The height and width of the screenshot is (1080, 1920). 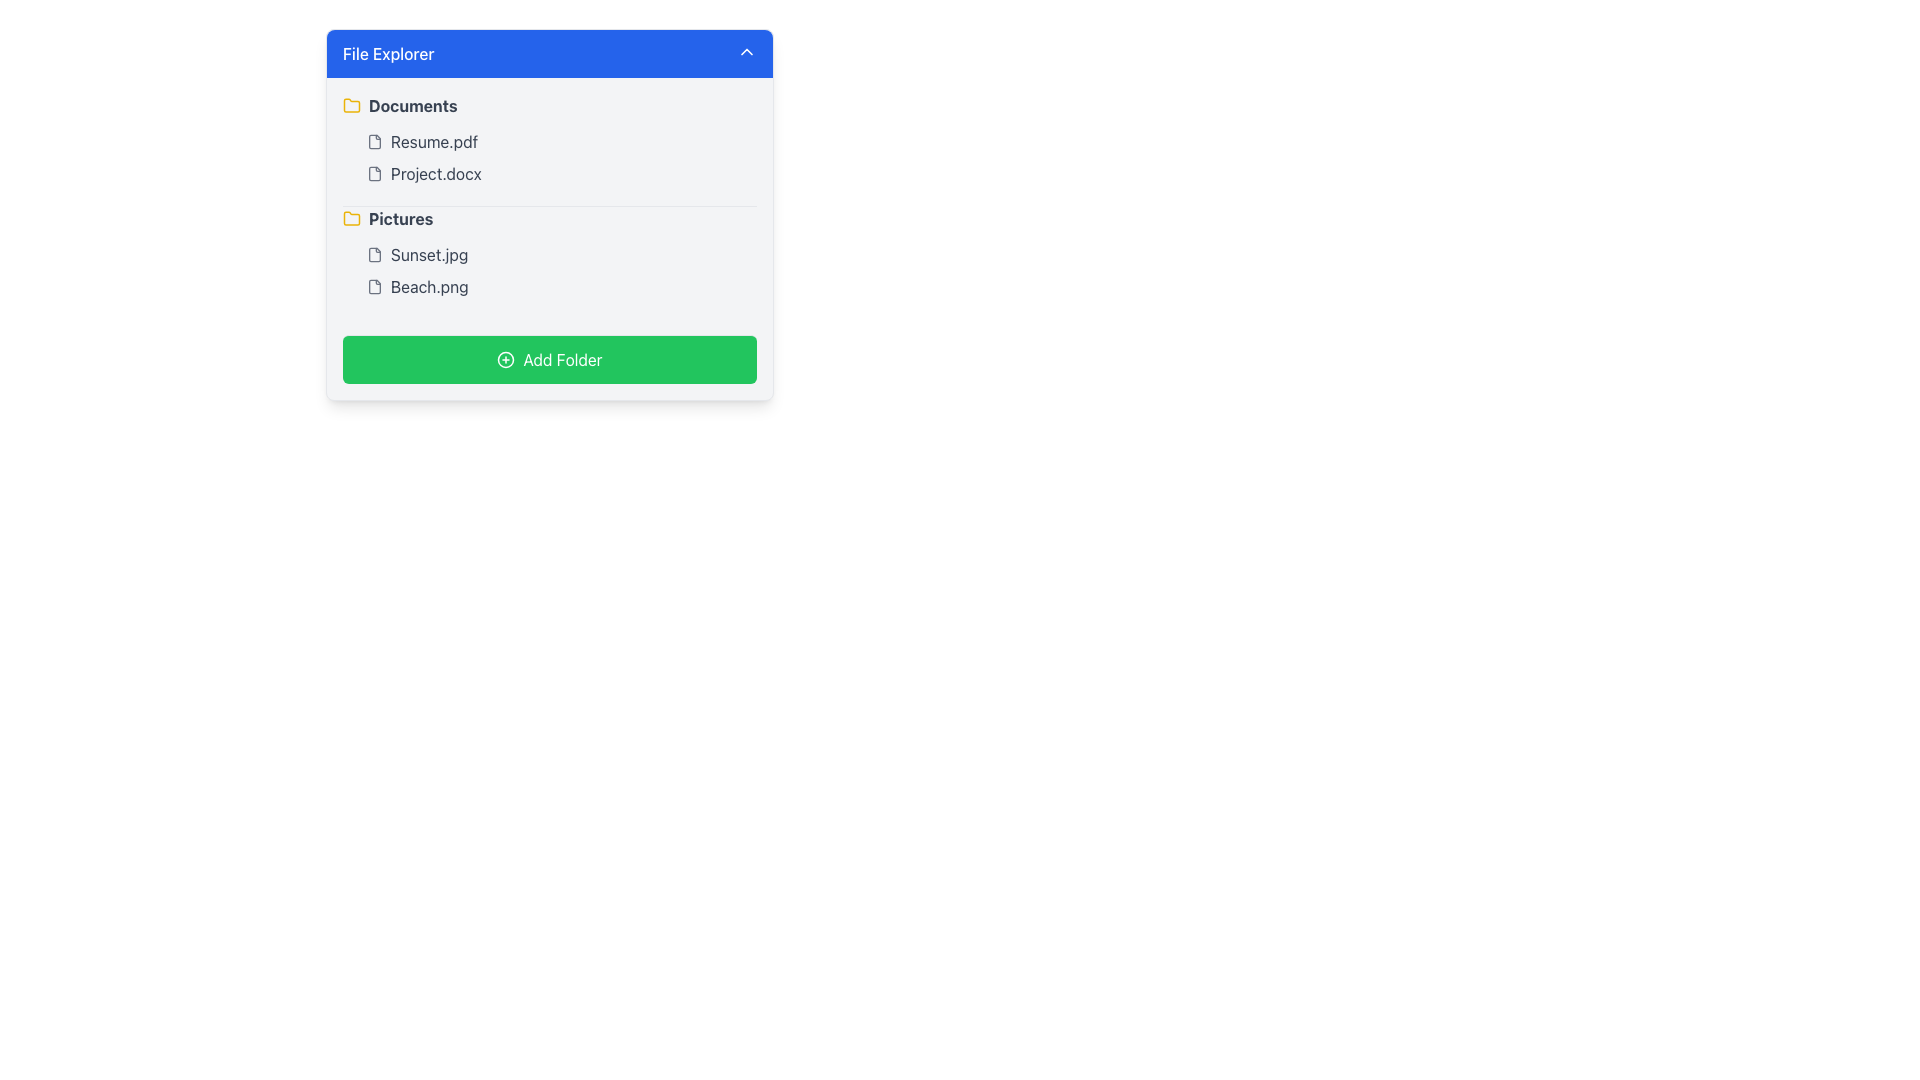 What do you see at coordinates (746, 50) in the screenshot?
I see `the small upward-pointing chevron icon located in the top-right corner of the blue header bar containing the text 'File Explorer'` at bounding box center [746, 50].